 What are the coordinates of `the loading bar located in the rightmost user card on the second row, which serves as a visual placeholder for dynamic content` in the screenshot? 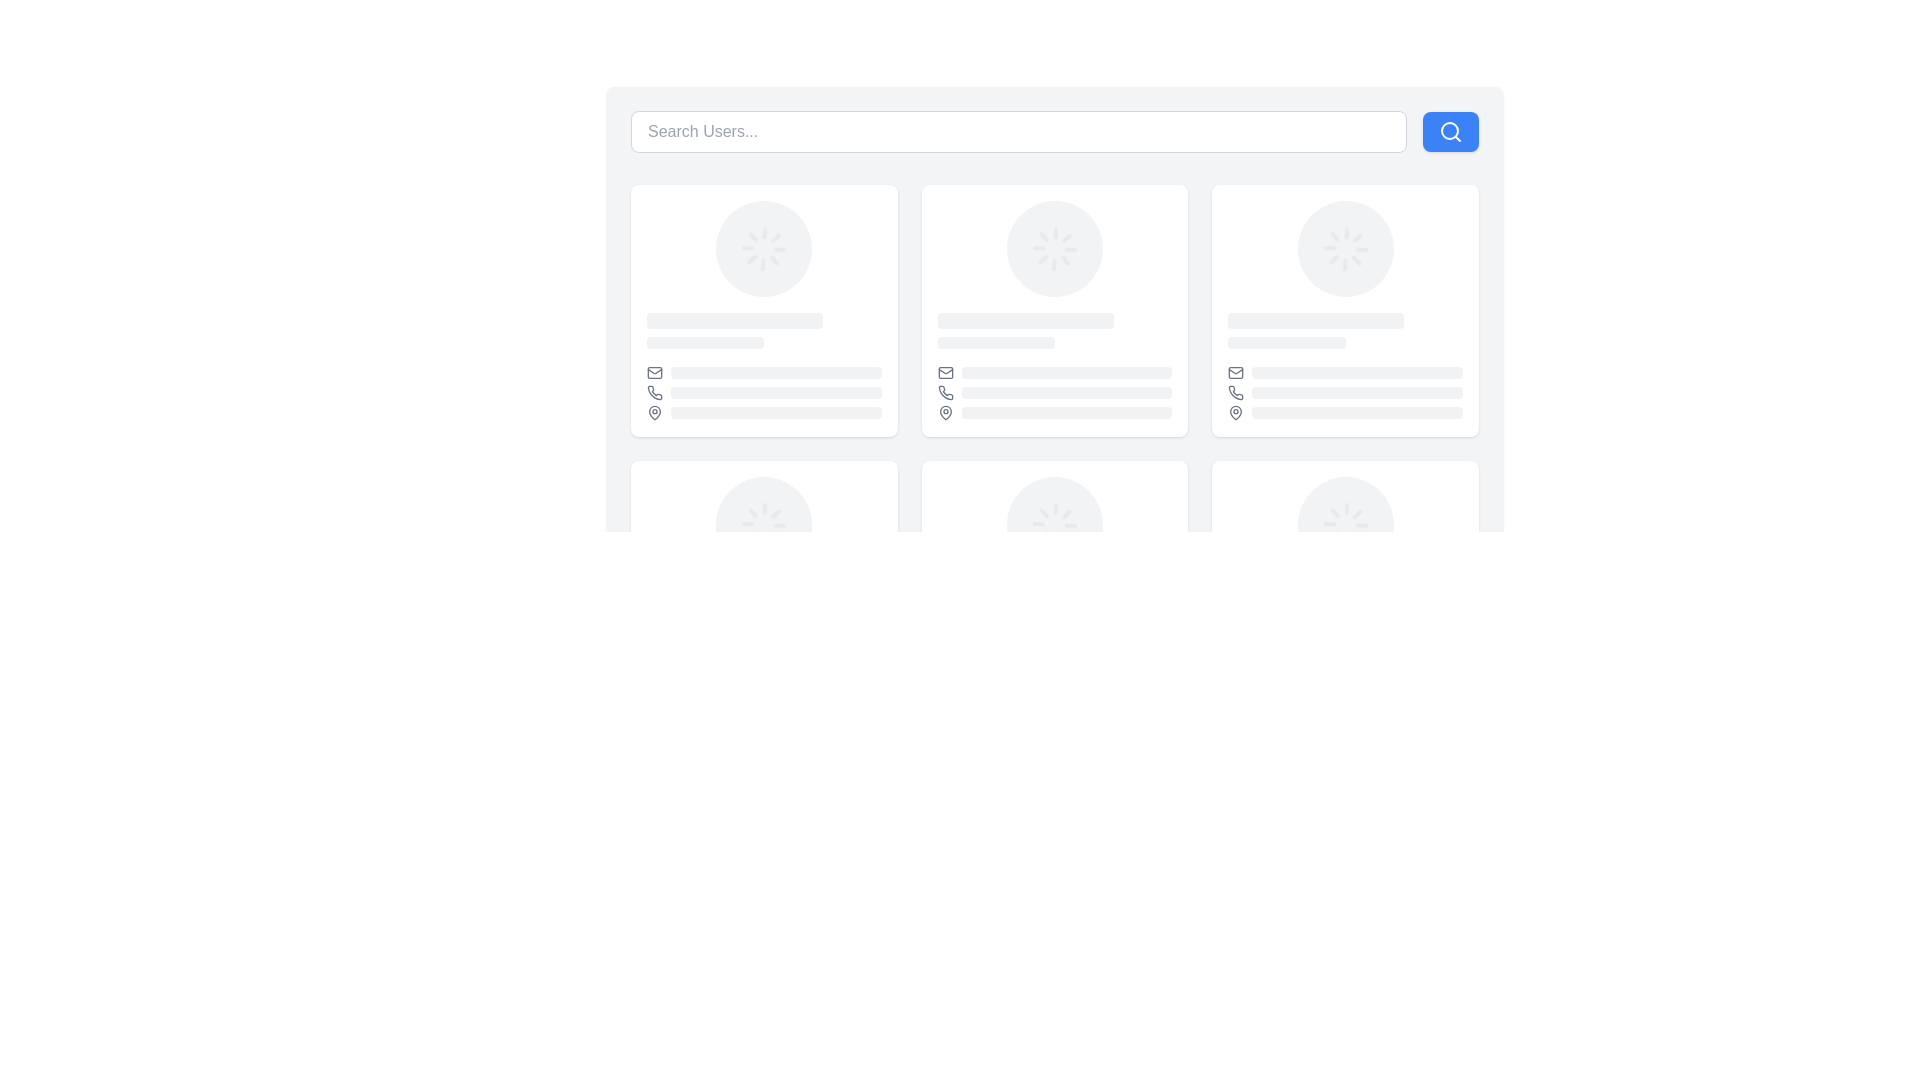 It's located at (1357, 411).